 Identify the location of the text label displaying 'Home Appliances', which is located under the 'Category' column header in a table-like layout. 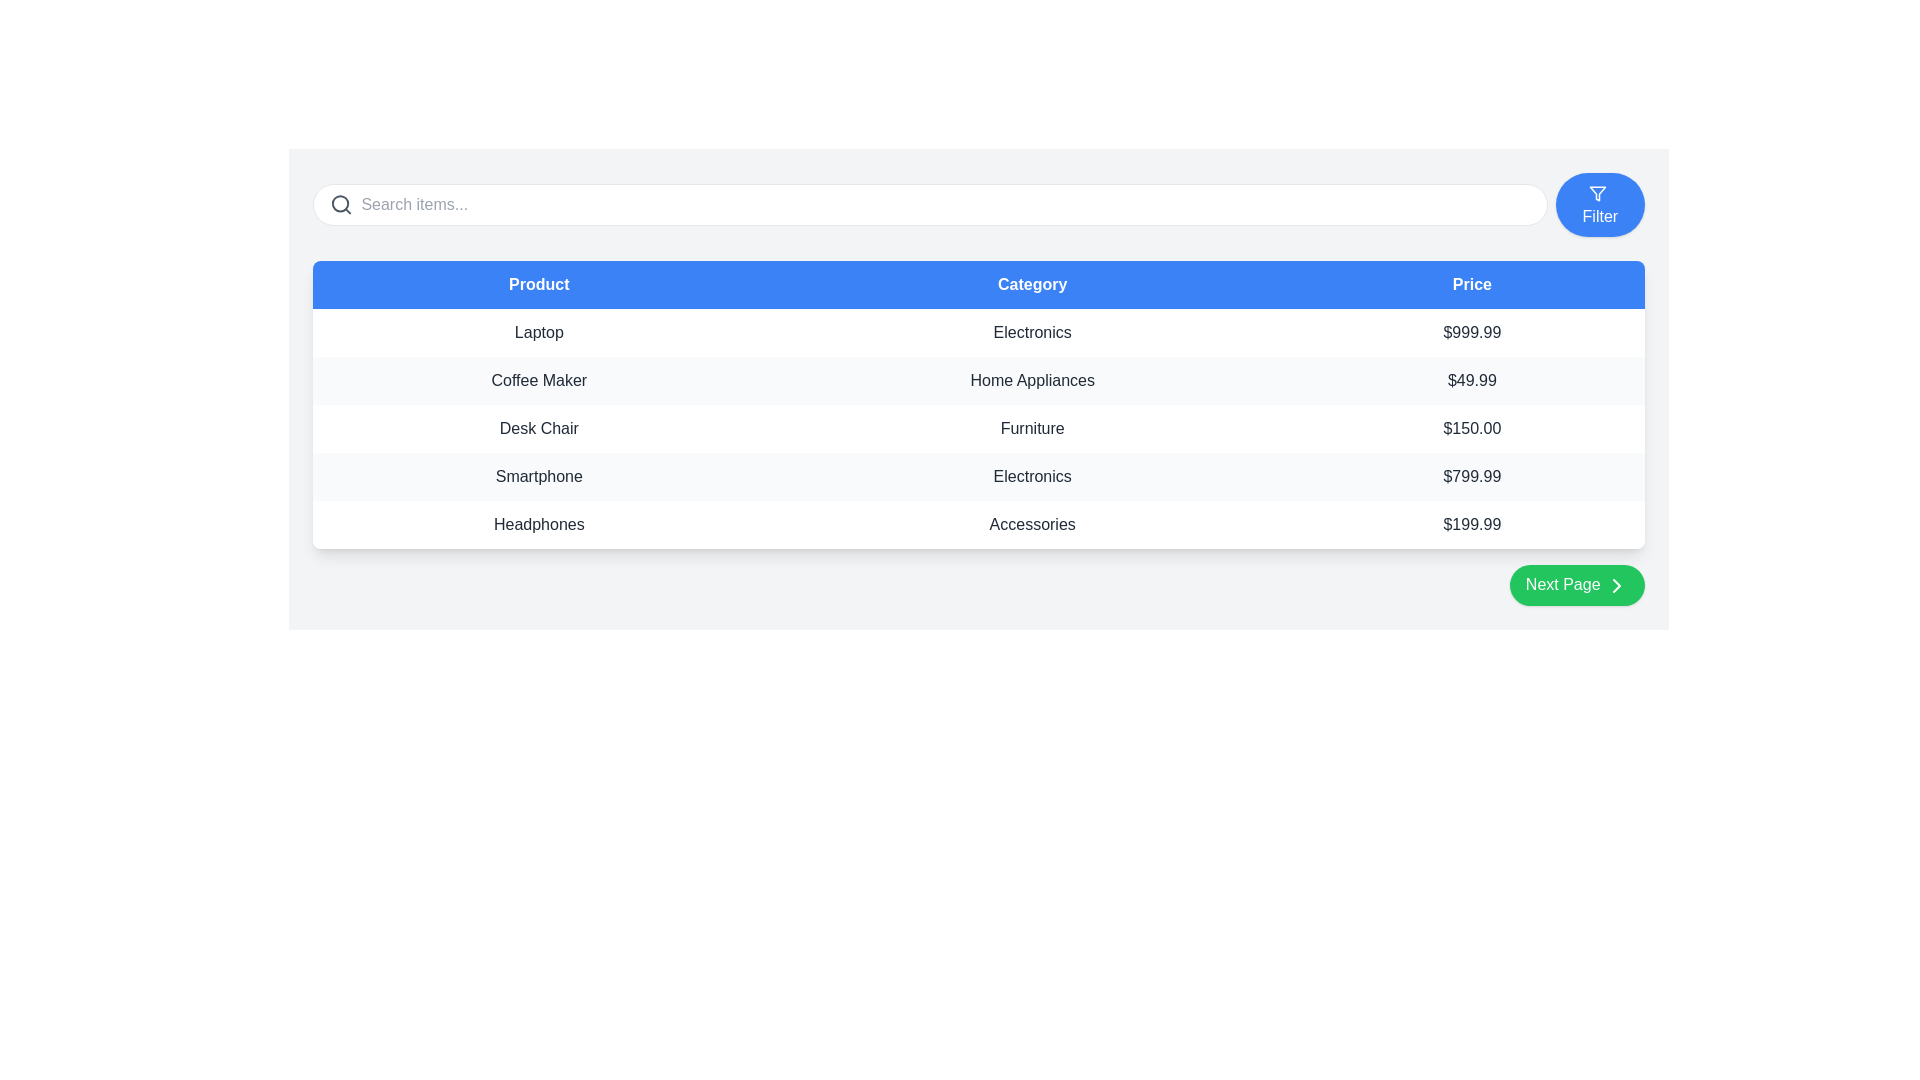
(1032, 381).